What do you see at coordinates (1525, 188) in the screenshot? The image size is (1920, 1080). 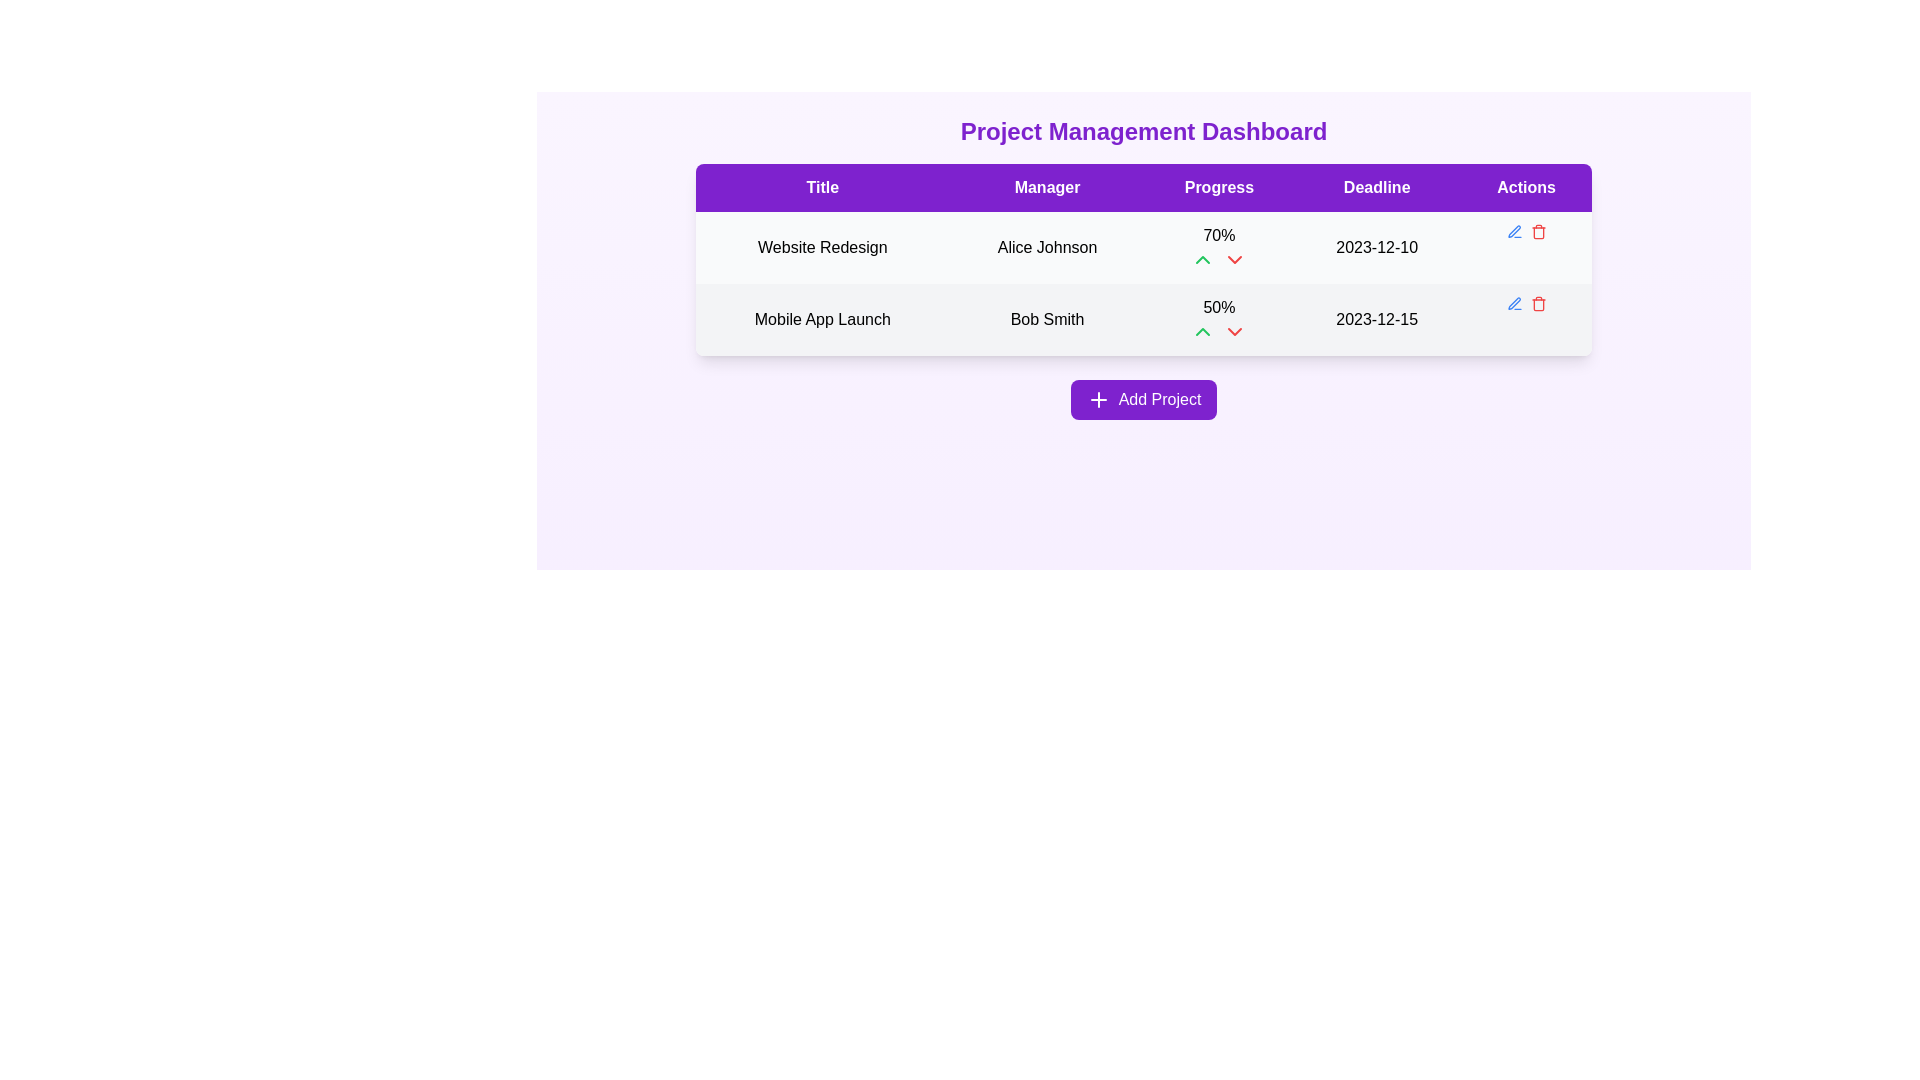 I see `the 'Actions' header label, which is the fifth item in a horizontal row of labels at the top of a data table, located to the right of the 'Deadline' column header` at bounding box center [1525, 188].